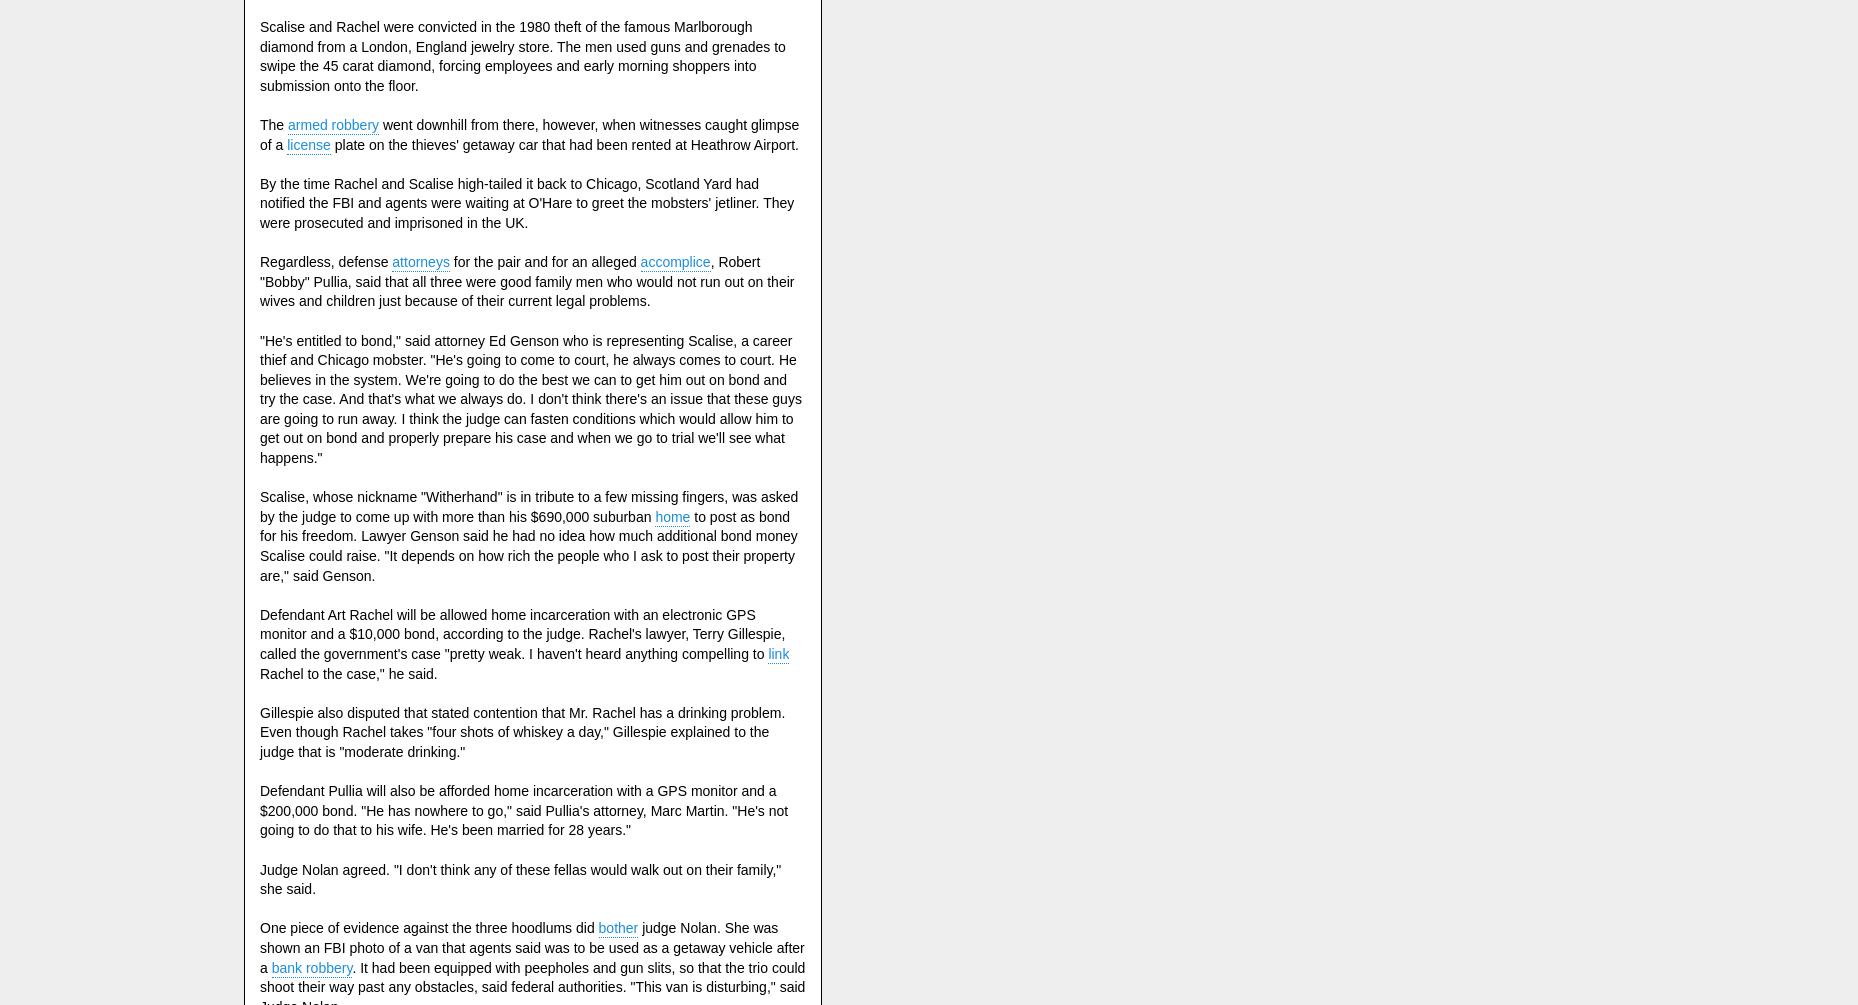  Describe the element at coordinates (528, 505) in the screenshot. I see `'Scalise, whose nickname "Witherhand" is in tribute to a few missing fingers, was asked by the judge to come up with more than his $690,000 suburban'` at that location.